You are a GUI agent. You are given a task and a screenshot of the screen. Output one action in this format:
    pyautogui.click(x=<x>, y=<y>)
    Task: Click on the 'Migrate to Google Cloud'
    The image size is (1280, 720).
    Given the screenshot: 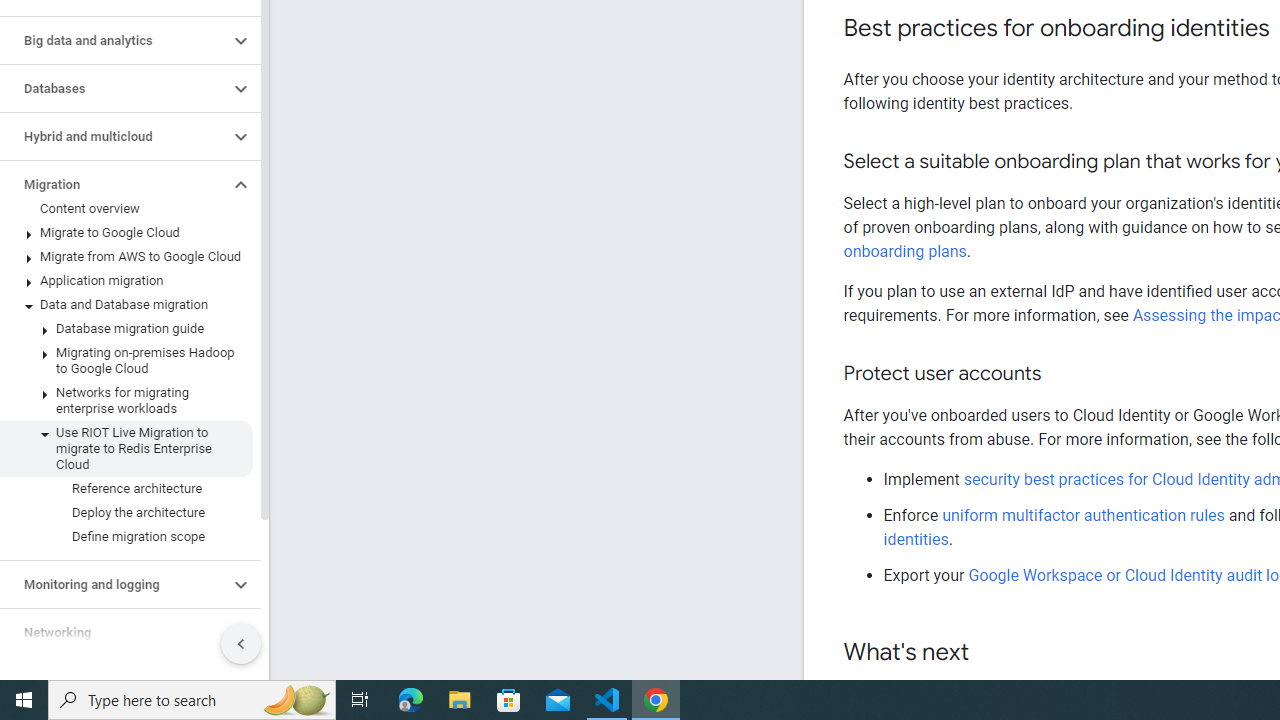 What is the action you would take?
    pyautogui.click(x=125, y=231)
    